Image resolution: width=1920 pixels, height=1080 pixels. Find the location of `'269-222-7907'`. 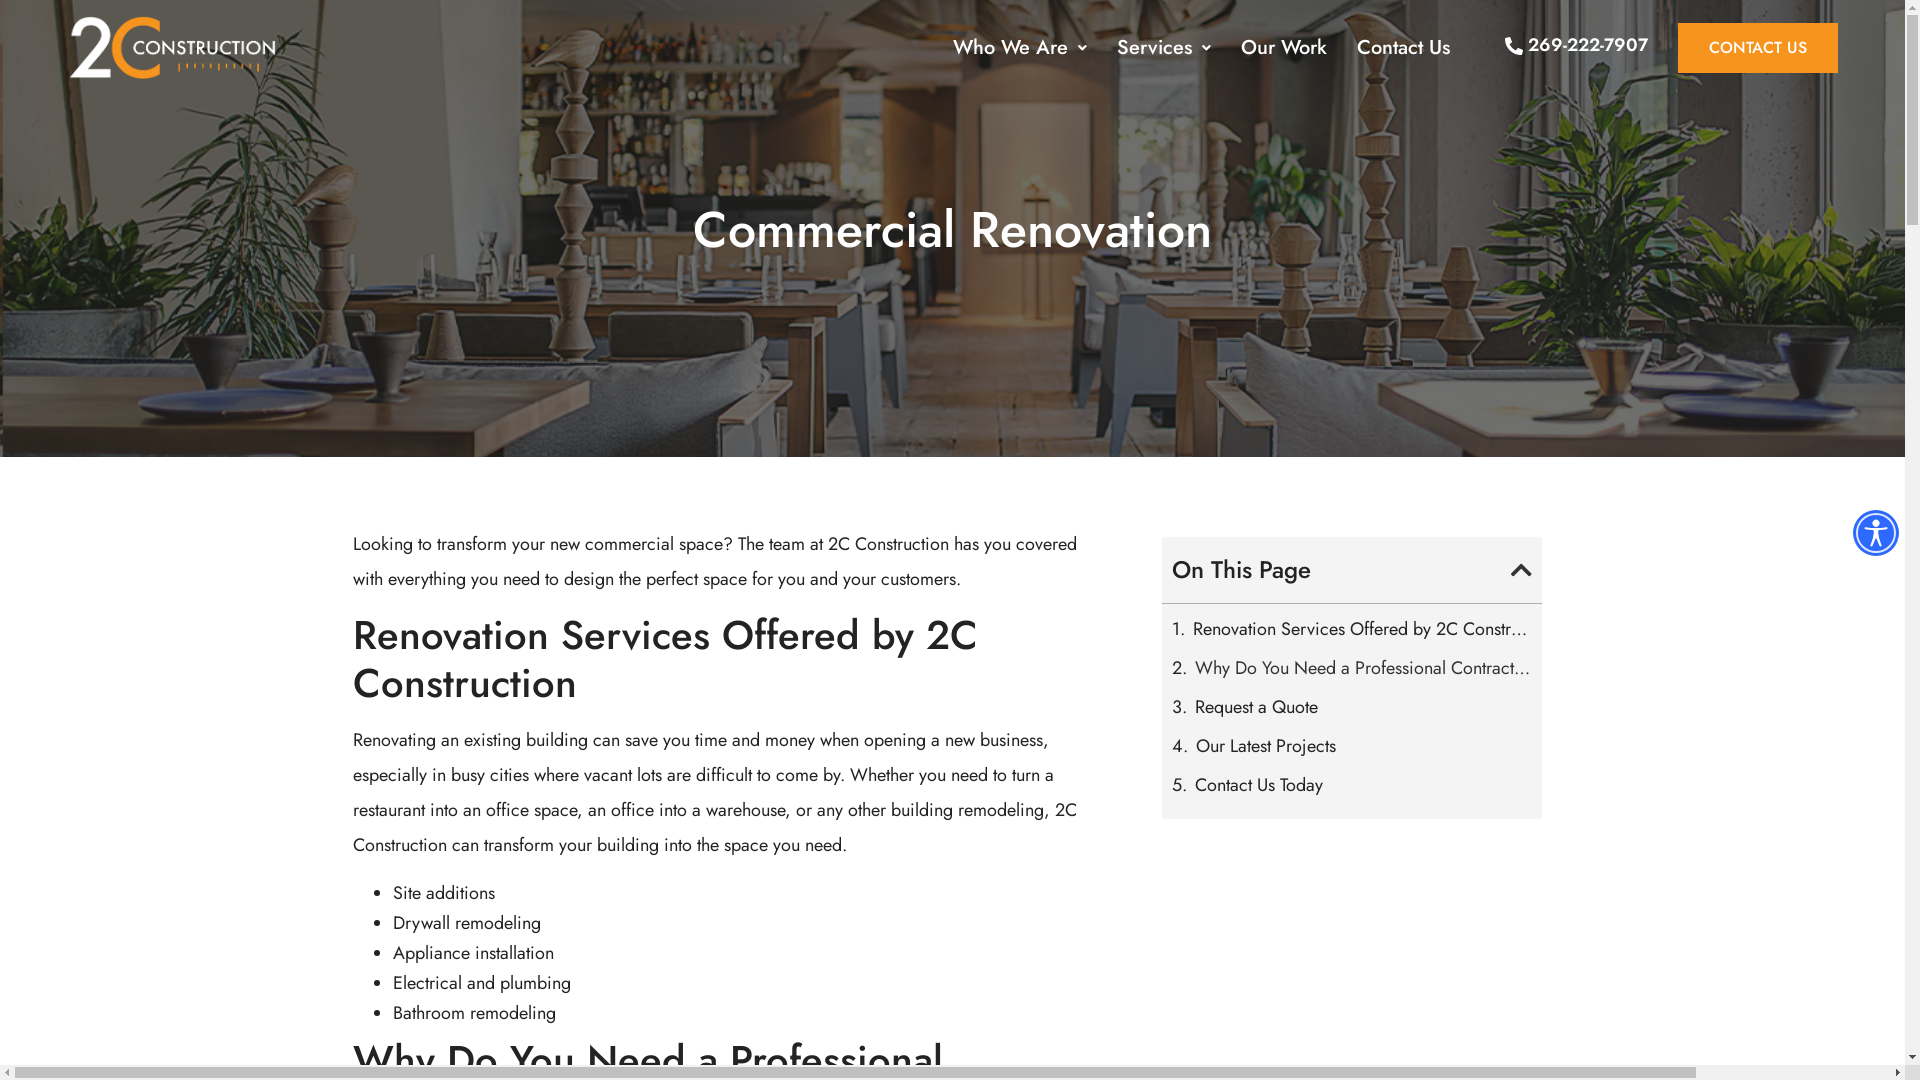

'269-222-7907' is located at coordinates (1575, 45).